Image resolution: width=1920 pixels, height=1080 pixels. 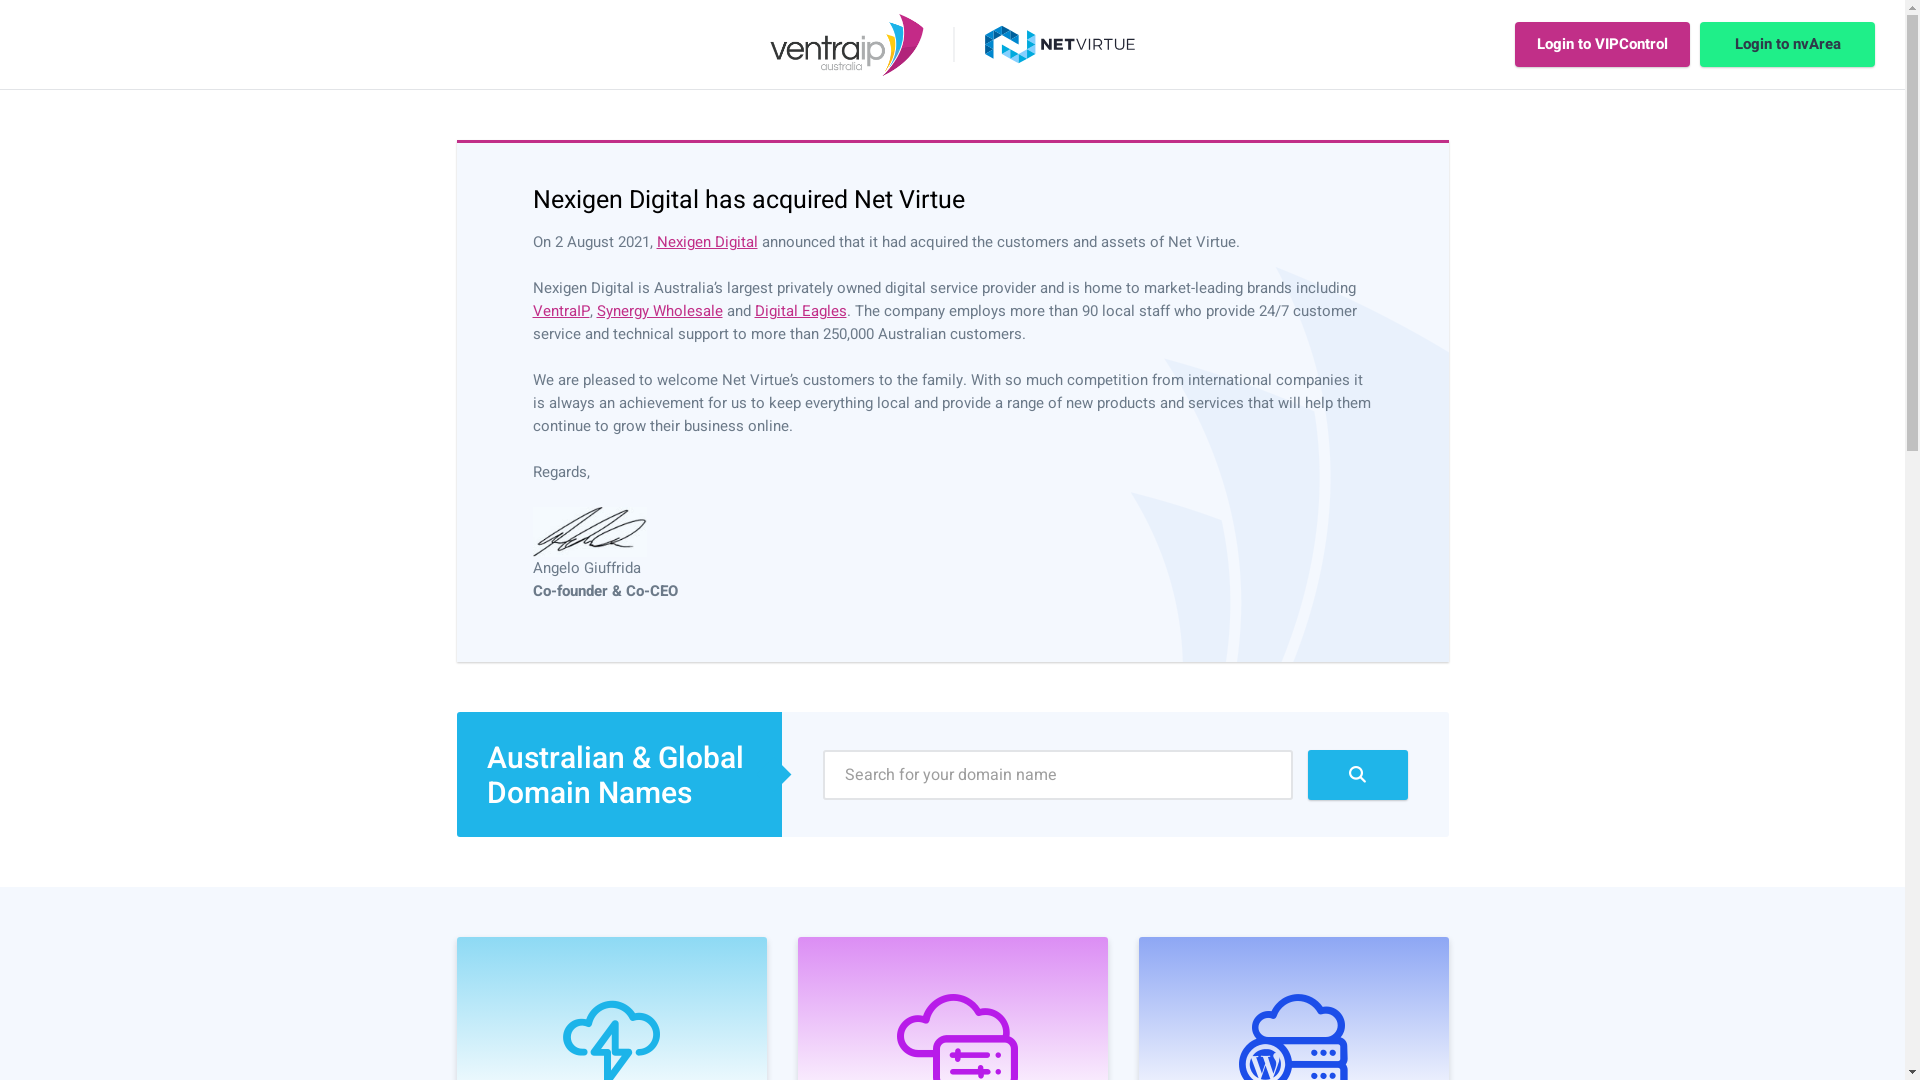 I want to click on 'Nexigen Digital', so click(x=656, y=241).